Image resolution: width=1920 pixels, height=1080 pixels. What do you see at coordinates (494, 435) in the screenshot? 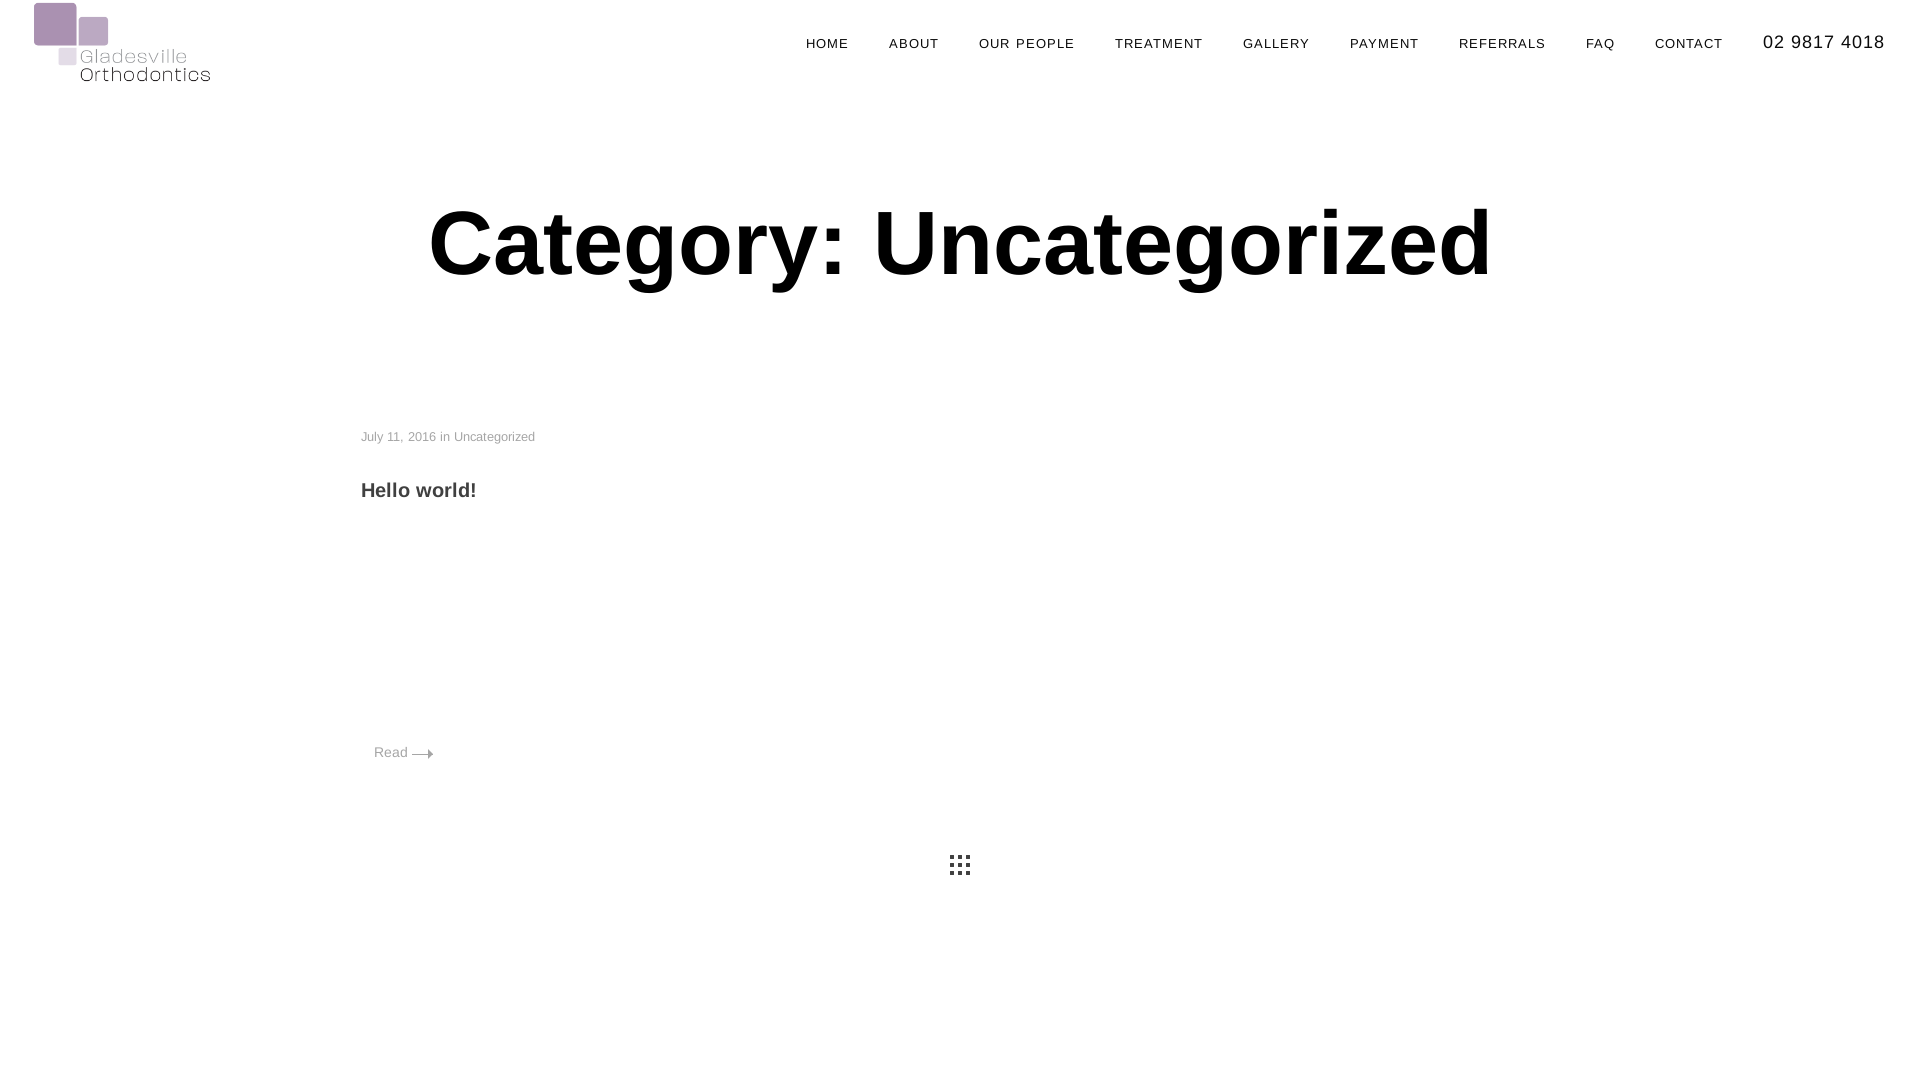
I see `'Uncategorized'` at bounding box center [494, 435].